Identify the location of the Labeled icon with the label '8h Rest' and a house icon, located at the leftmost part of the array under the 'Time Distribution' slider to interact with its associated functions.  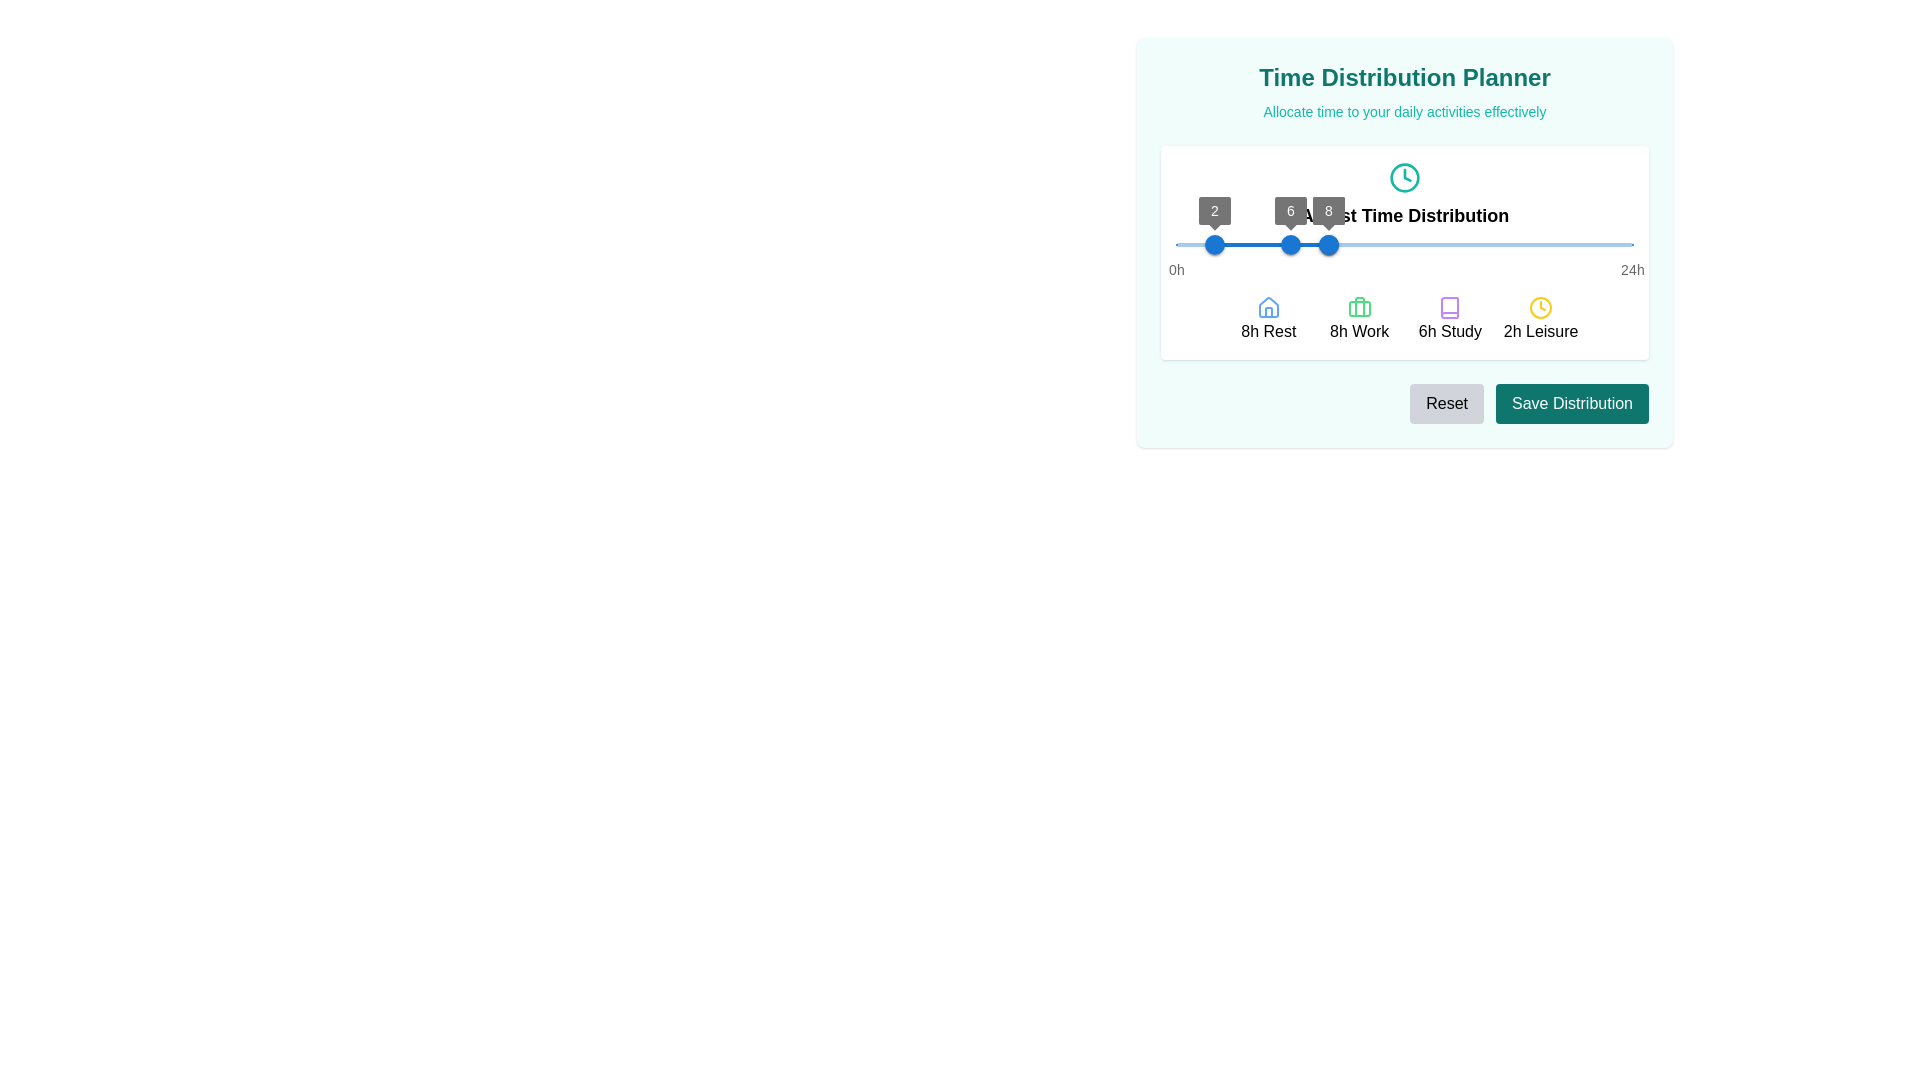
(1267, 319).